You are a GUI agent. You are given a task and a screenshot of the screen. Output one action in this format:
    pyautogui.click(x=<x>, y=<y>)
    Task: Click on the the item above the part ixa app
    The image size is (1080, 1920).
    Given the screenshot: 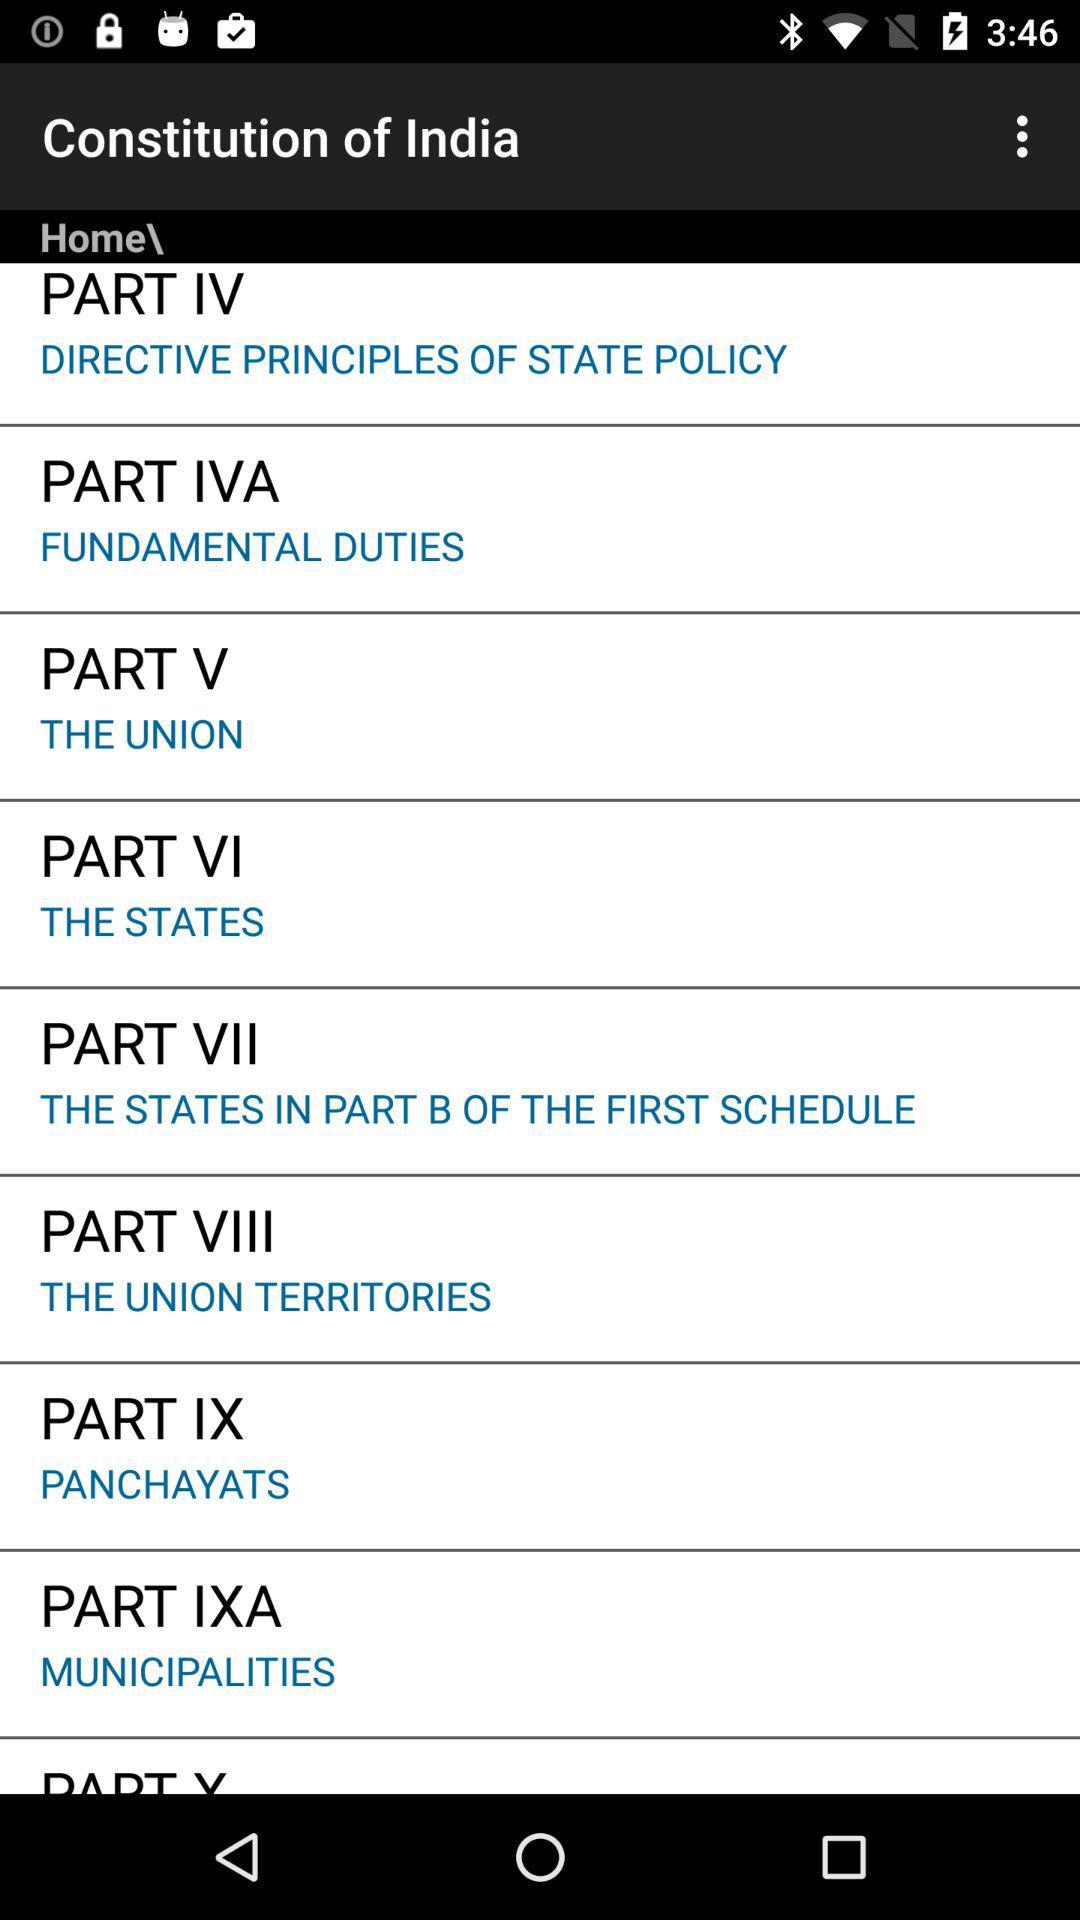 What is the action you would take?
    pyautogui.click(x=540, y=1502)
    